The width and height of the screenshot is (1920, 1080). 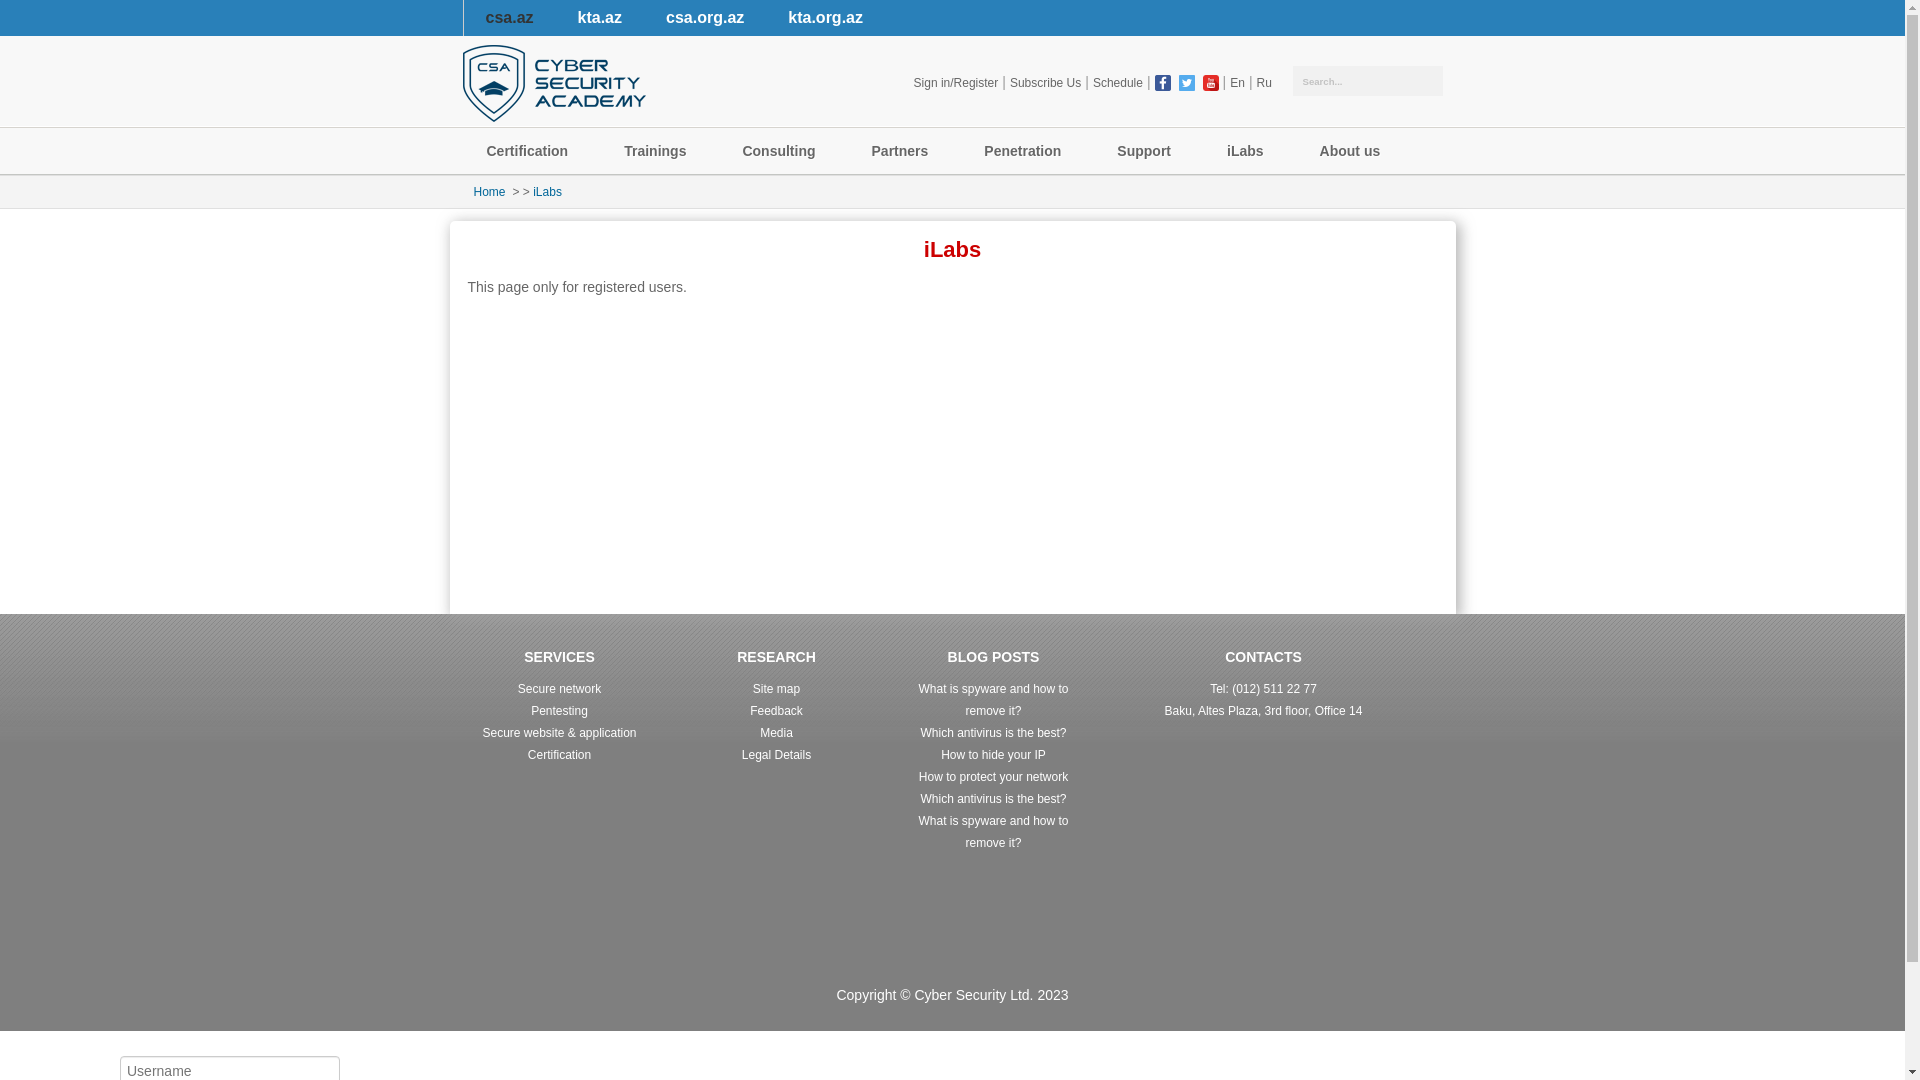 I want to click on 'Sign in/Register', so click(x=909, y=82).